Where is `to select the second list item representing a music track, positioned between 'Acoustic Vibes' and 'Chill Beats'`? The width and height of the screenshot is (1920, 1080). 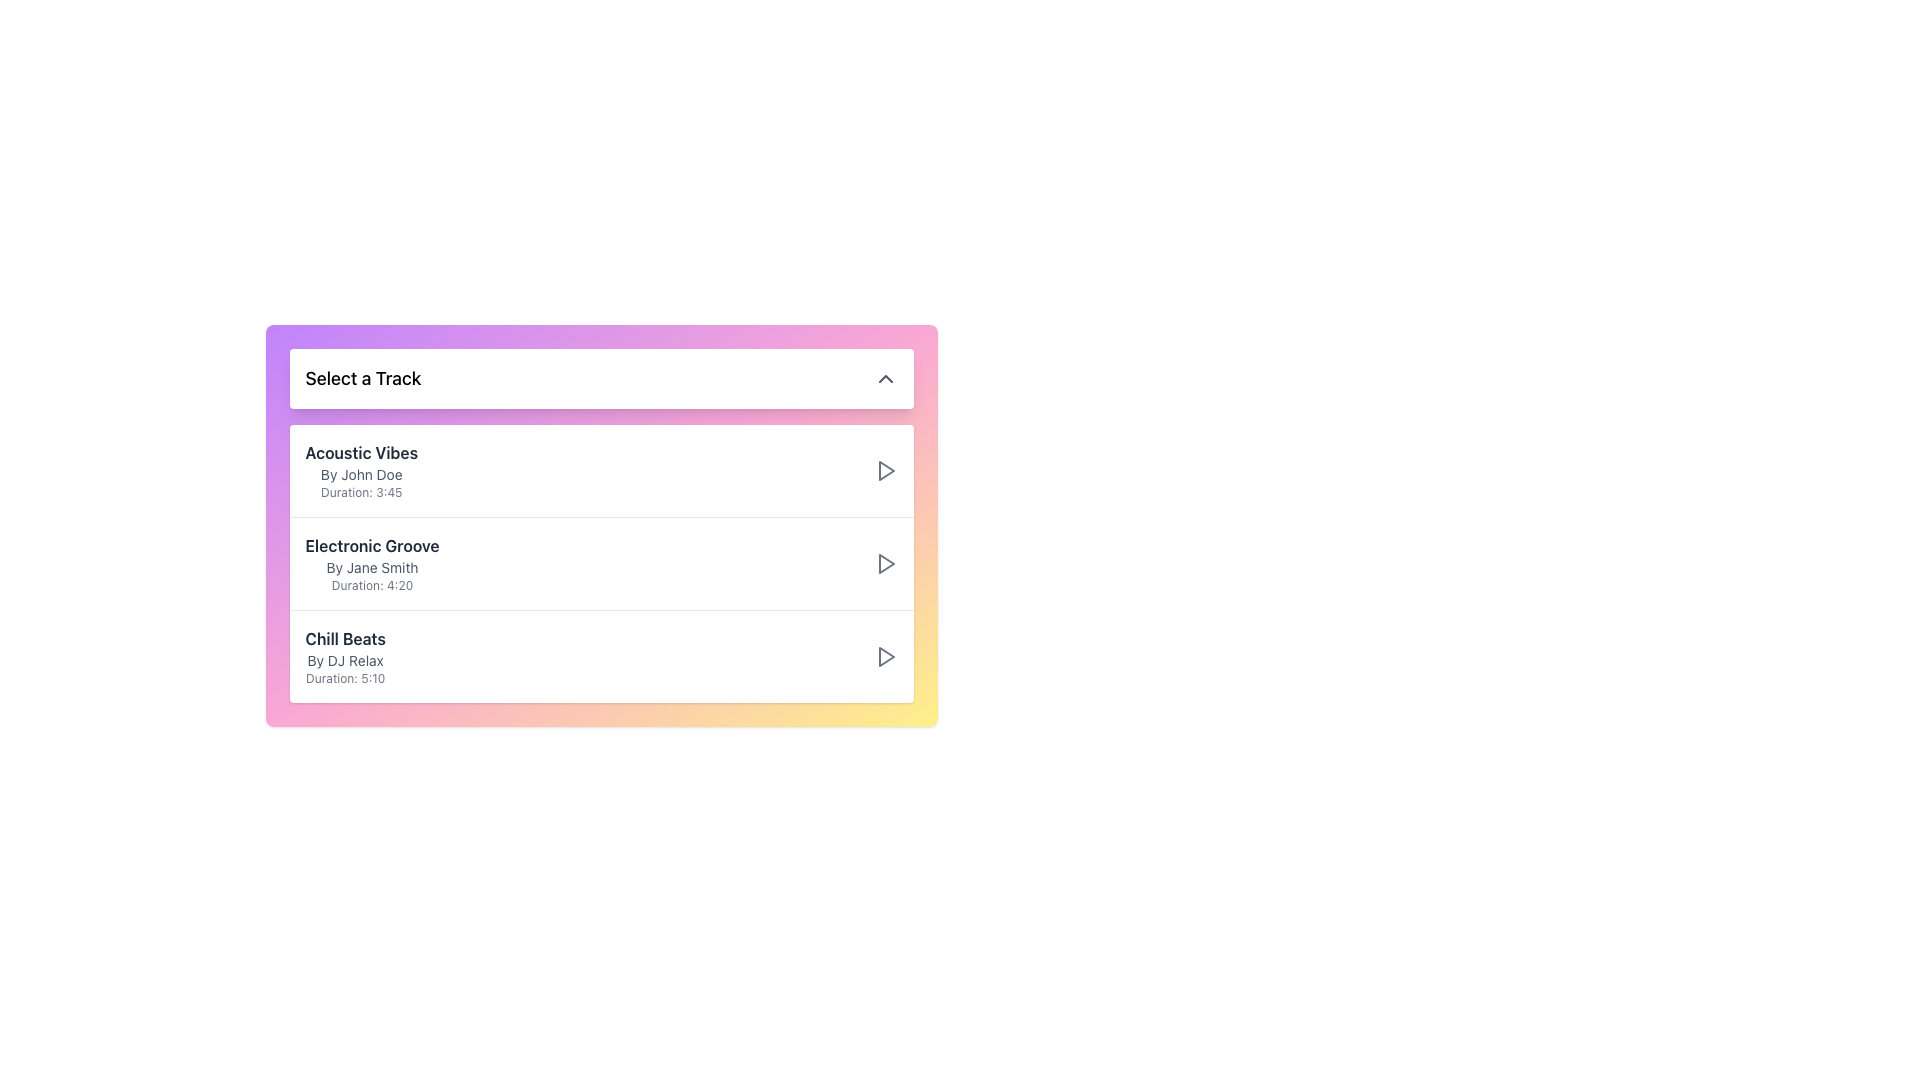
to select the second list item representing a music track, positioned between 'Acoustic Vibes' and 'Chill Beats' is located at coordinates (600, 563).